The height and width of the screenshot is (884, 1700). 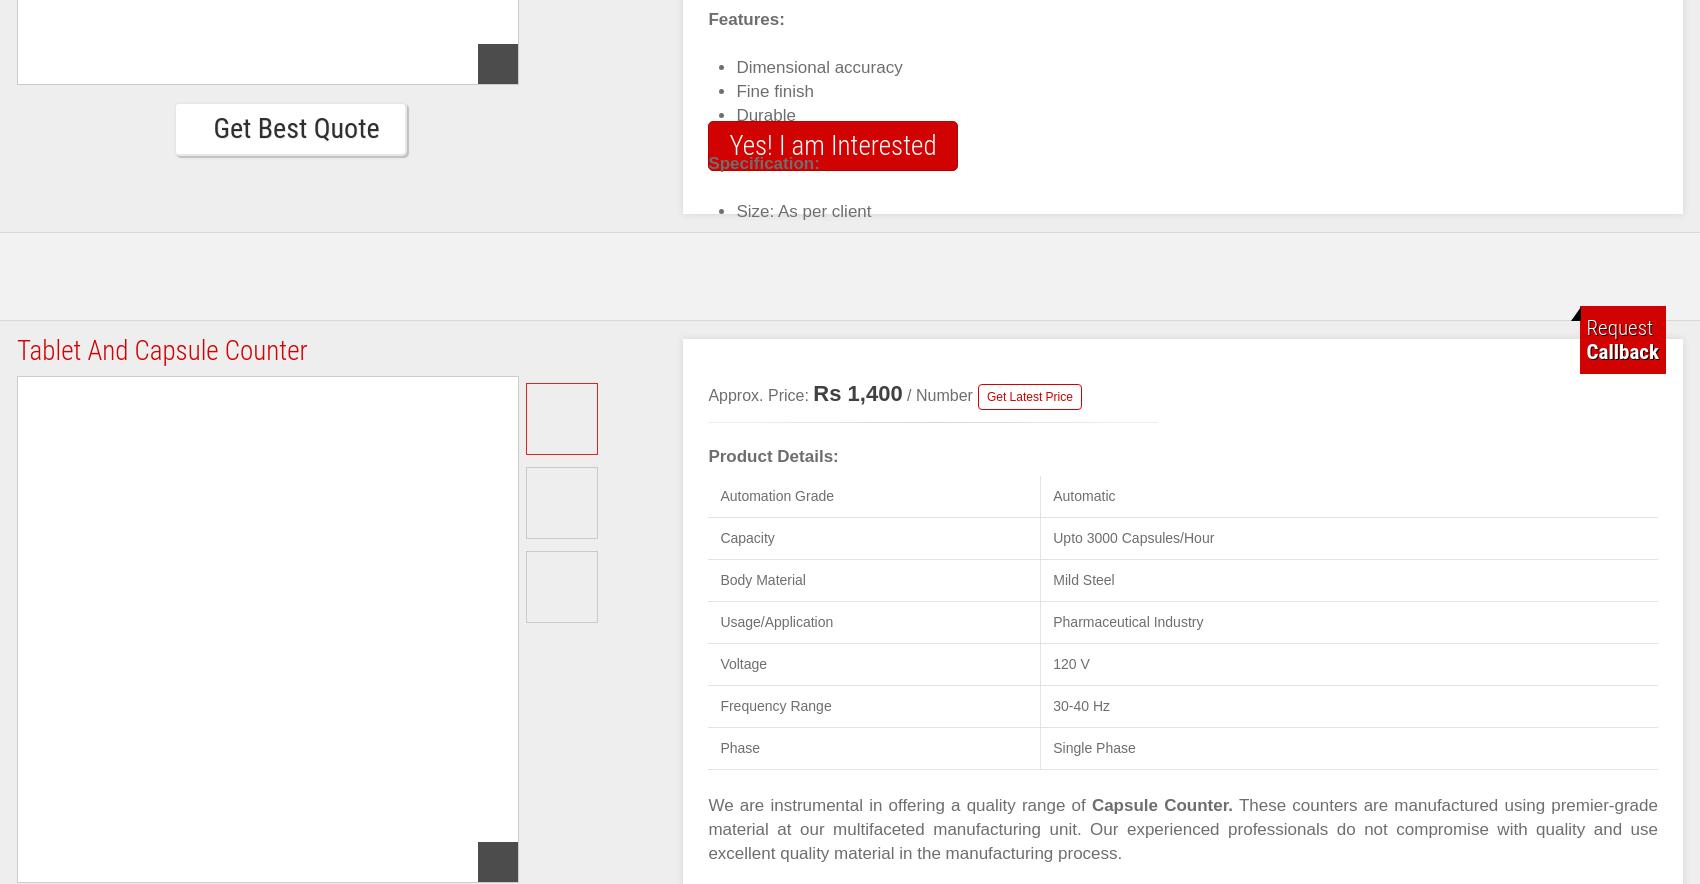 I want to click on 'Tablet And Capsule Counter', so click(x=161, y=350).